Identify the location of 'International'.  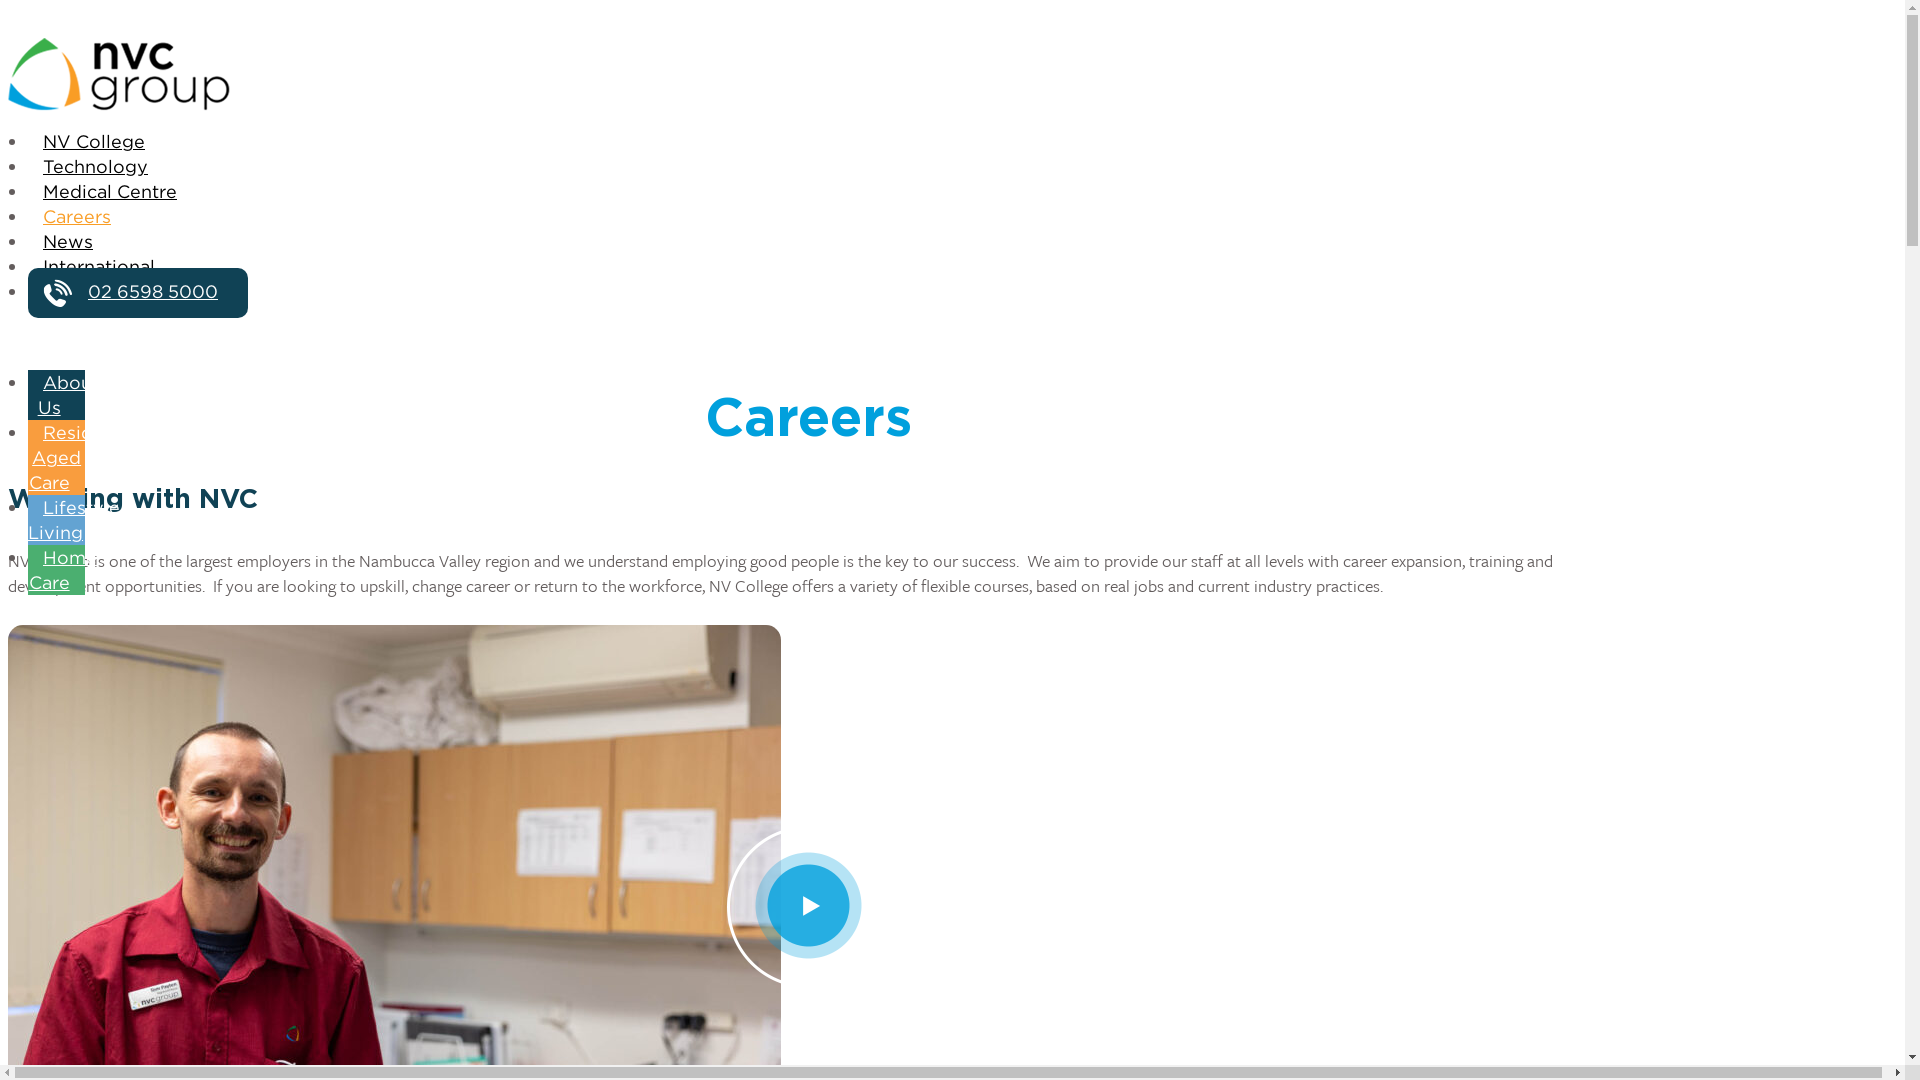
(28, 266).